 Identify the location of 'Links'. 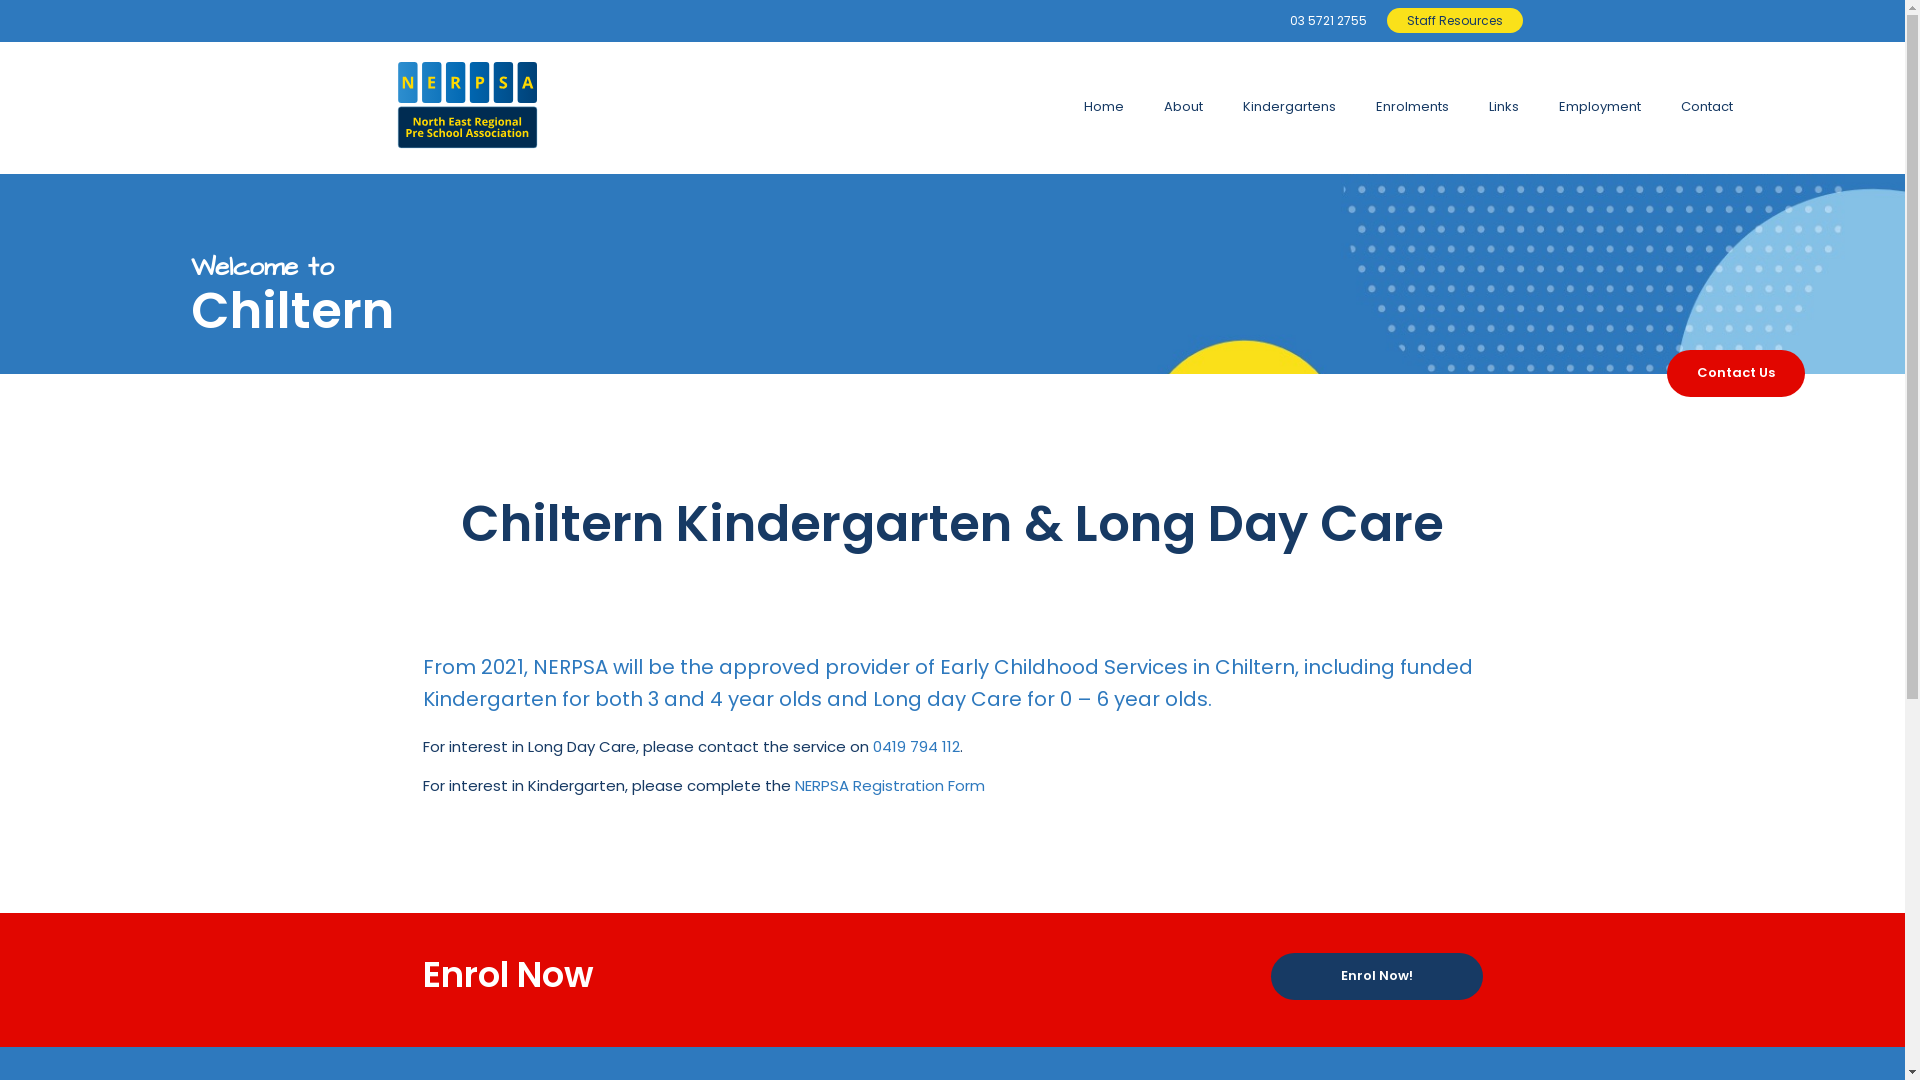
(1468, 106).